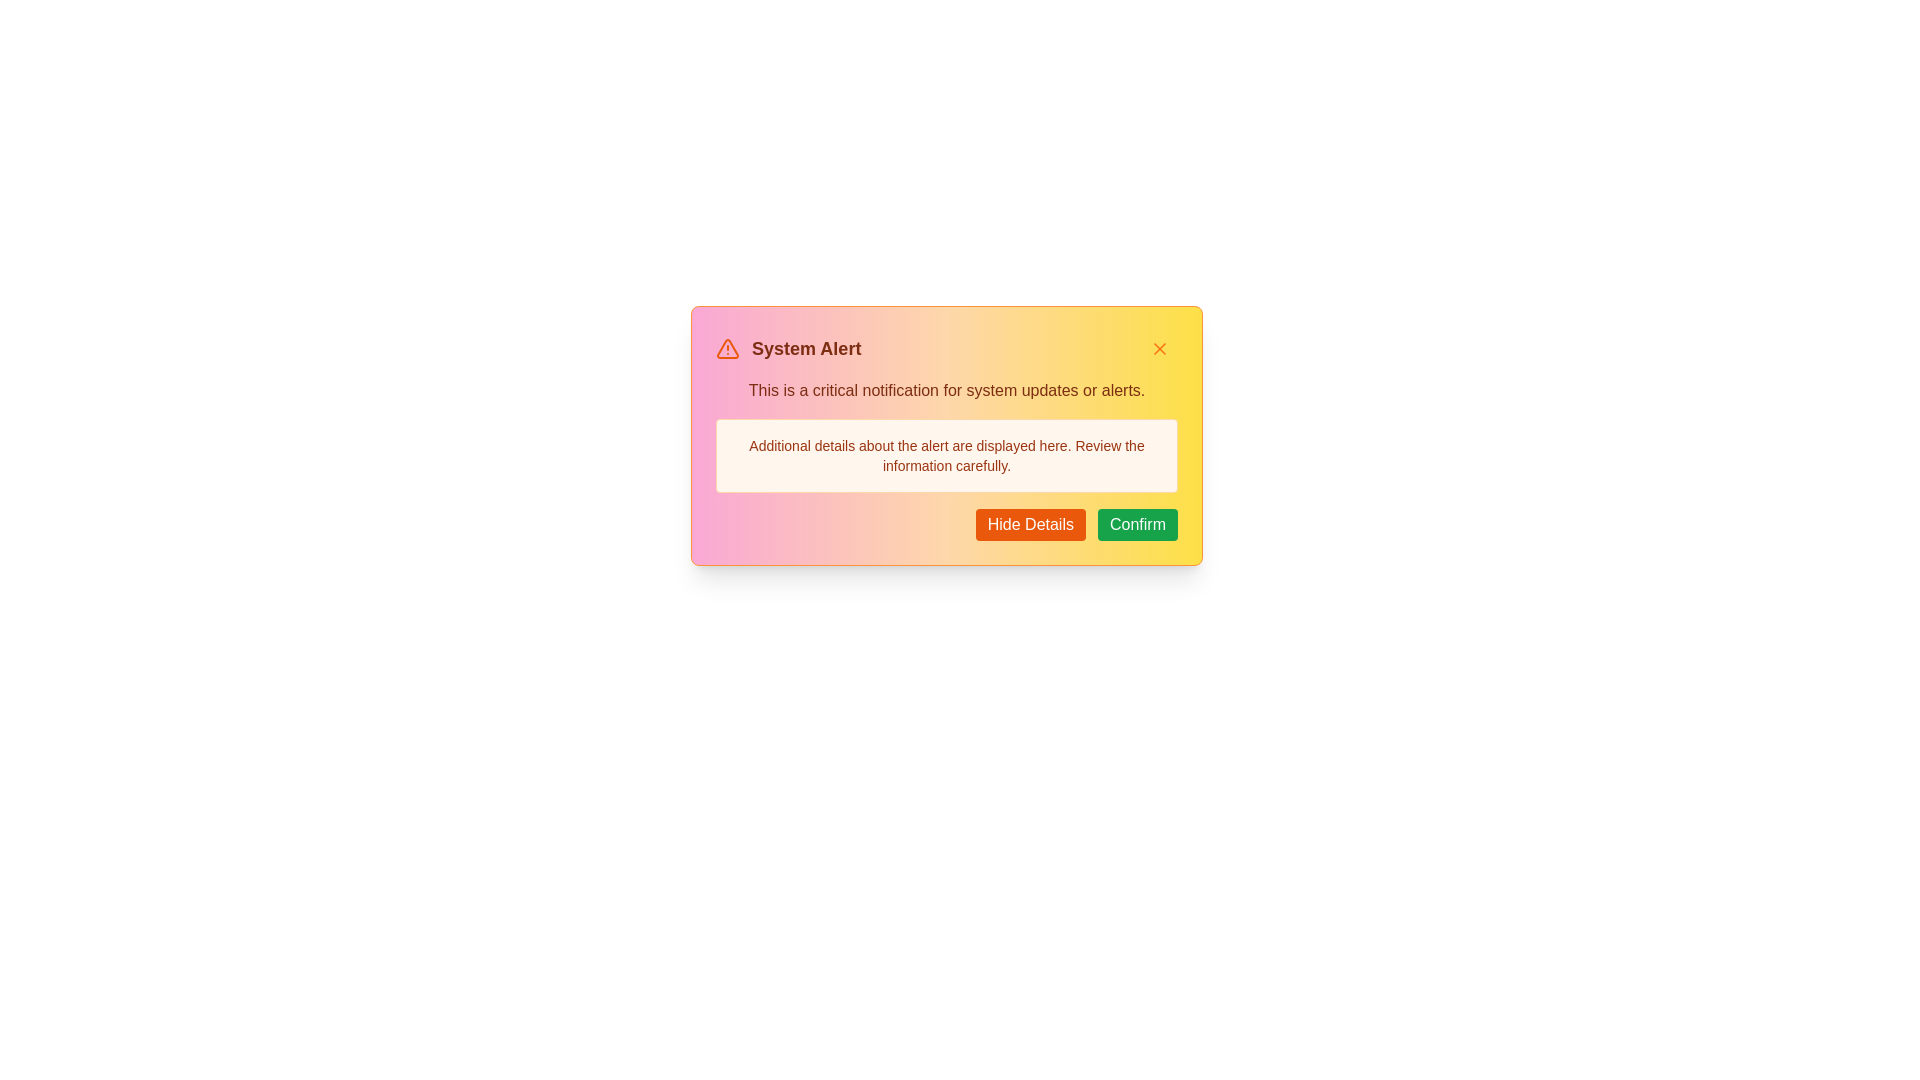 The width and height of the screenshot is (1920, 1080). What do you see at coordinates (1137, 523) in the screenshot?
I see `the Confirm button to acknowledge the alert` at bounding box center [1137, 523].